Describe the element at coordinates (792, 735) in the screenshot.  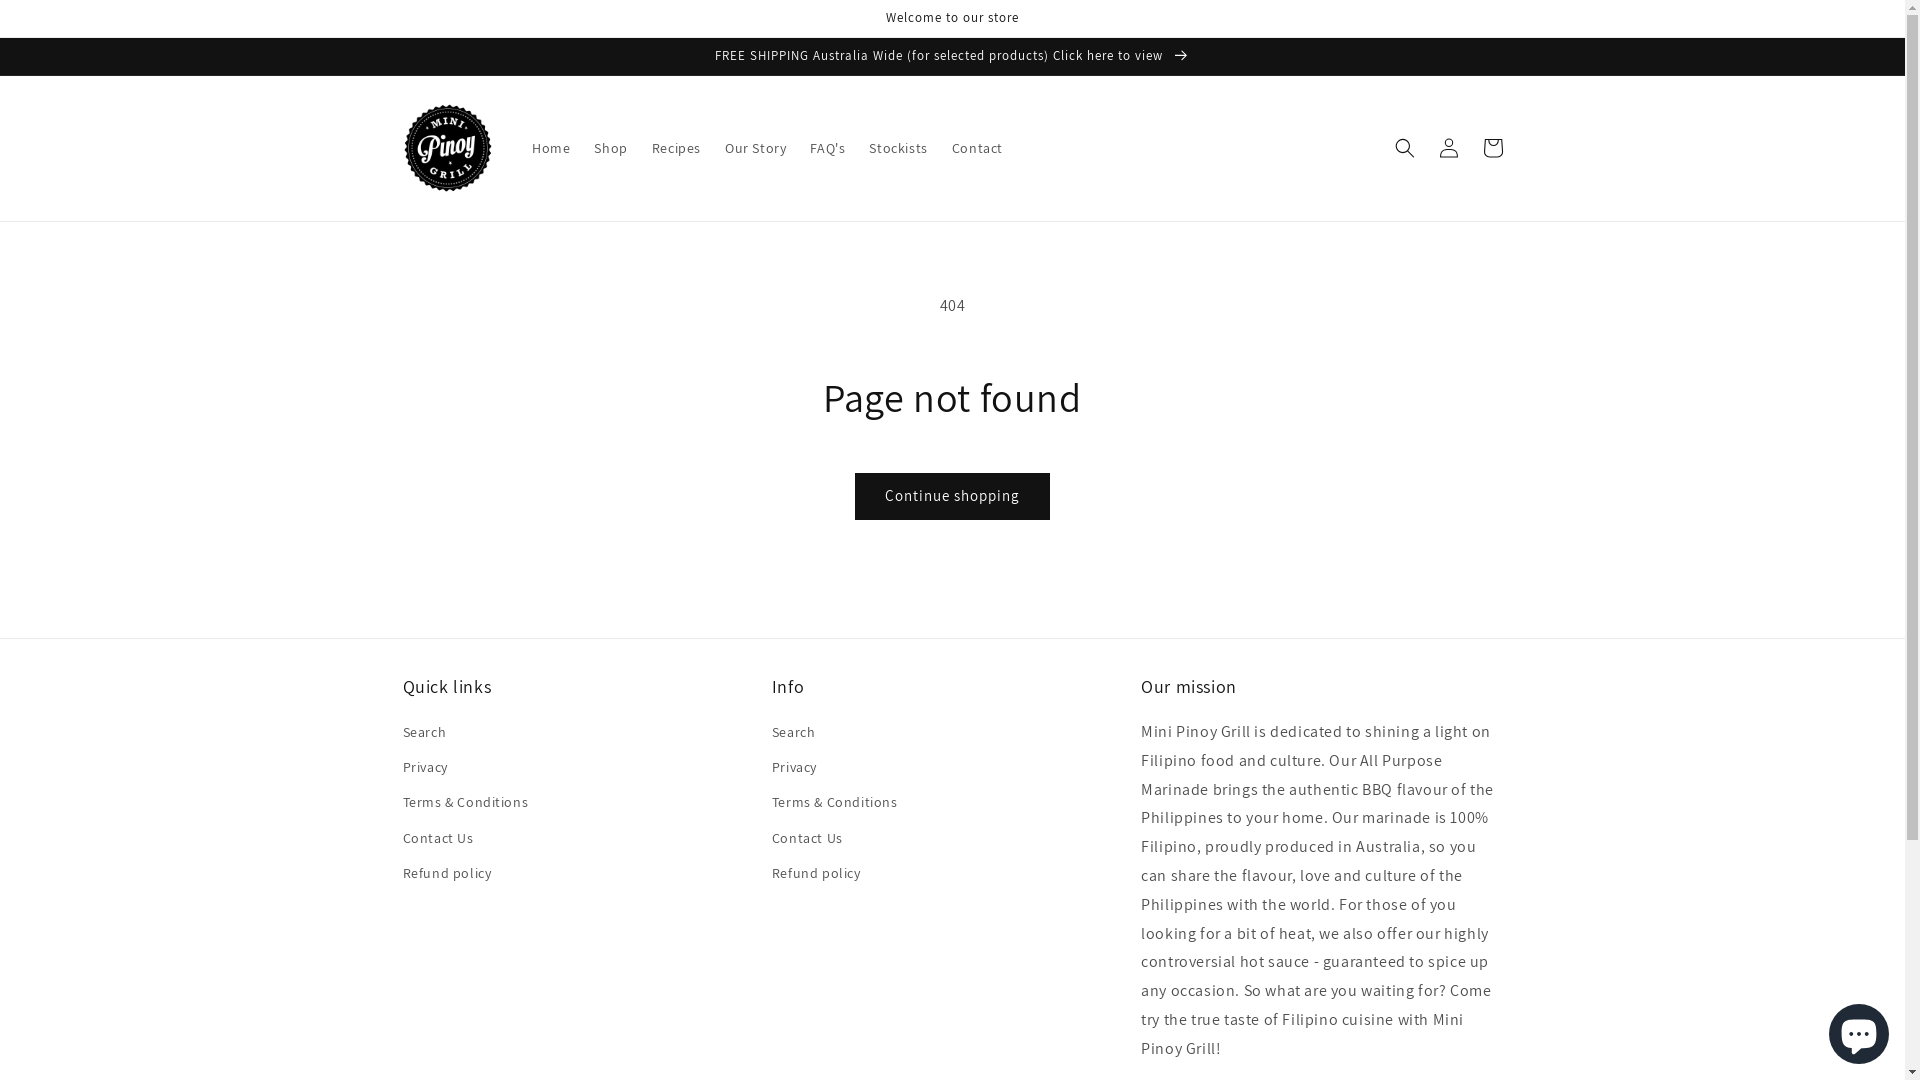
I see `'Search'` at that location.